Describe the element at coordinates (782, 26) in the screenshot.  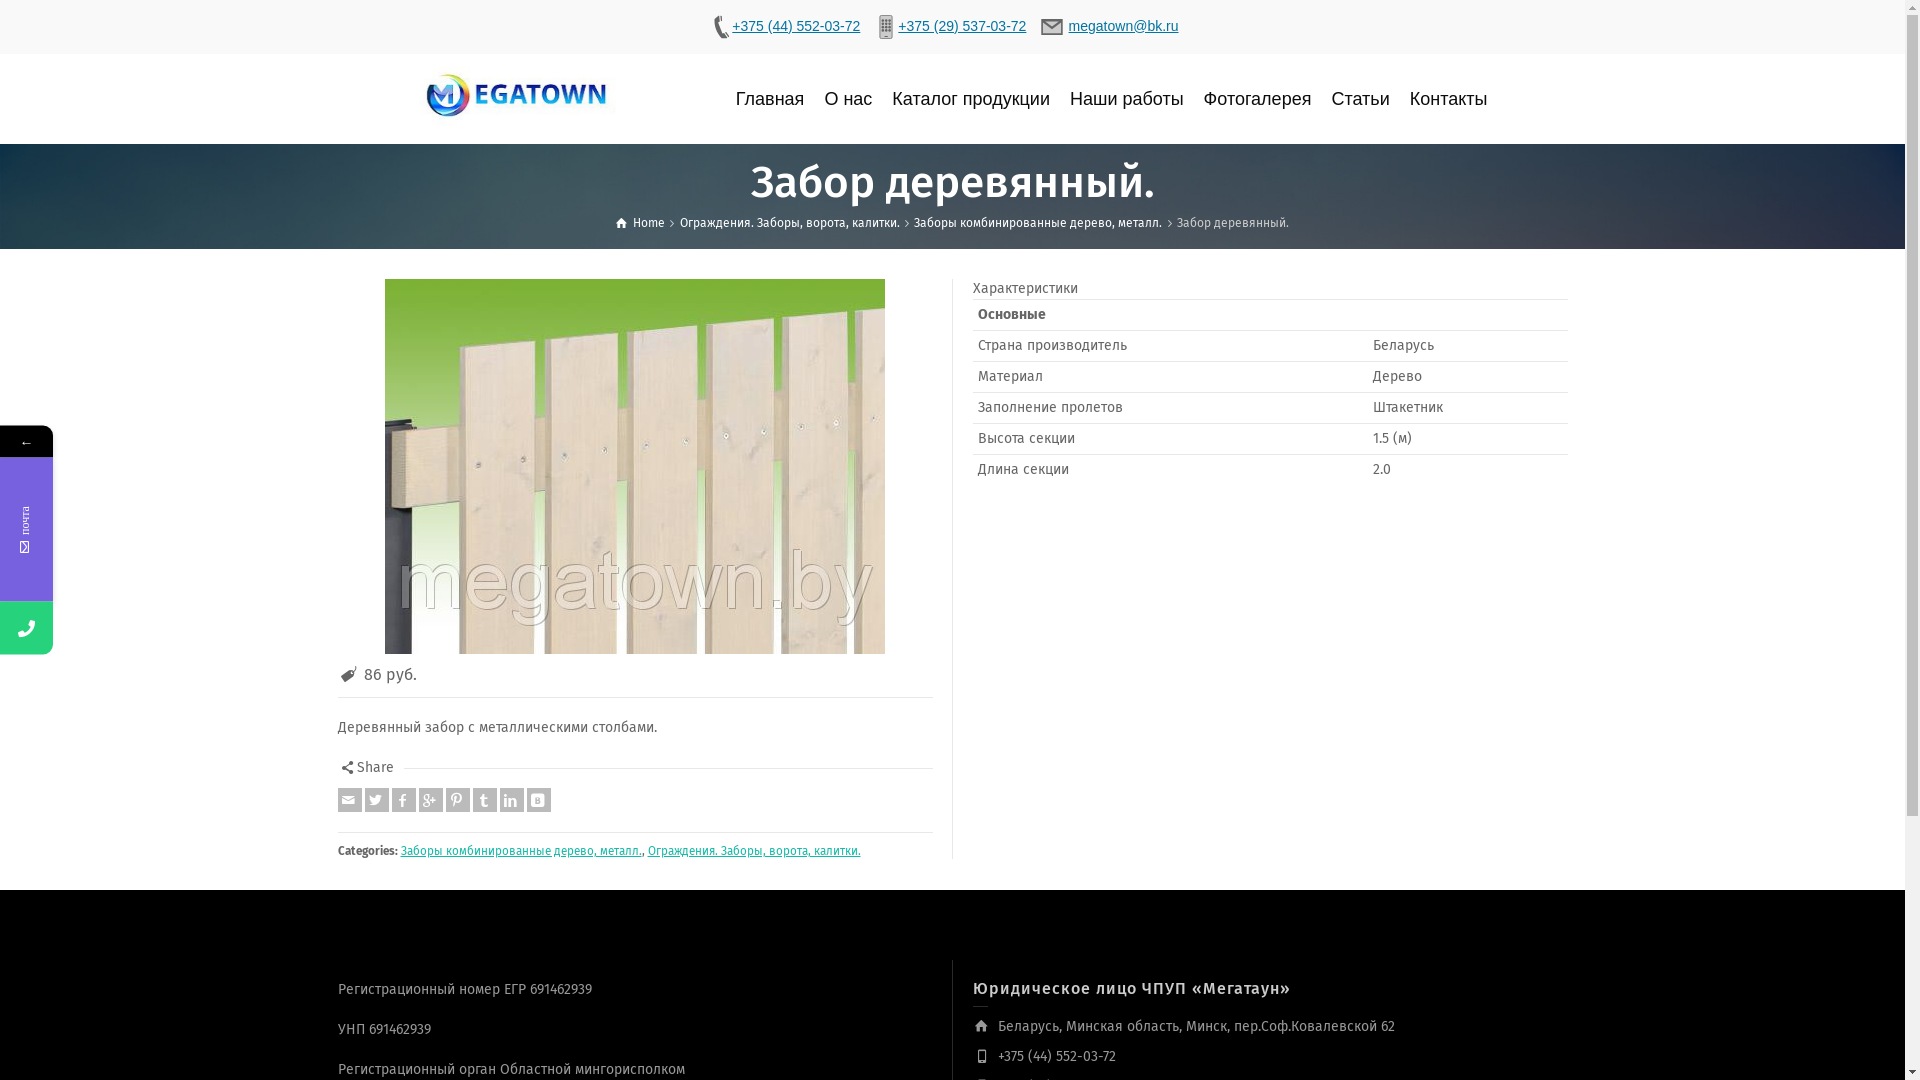
I see `'+375 (44) 552-03-72'` at that location.